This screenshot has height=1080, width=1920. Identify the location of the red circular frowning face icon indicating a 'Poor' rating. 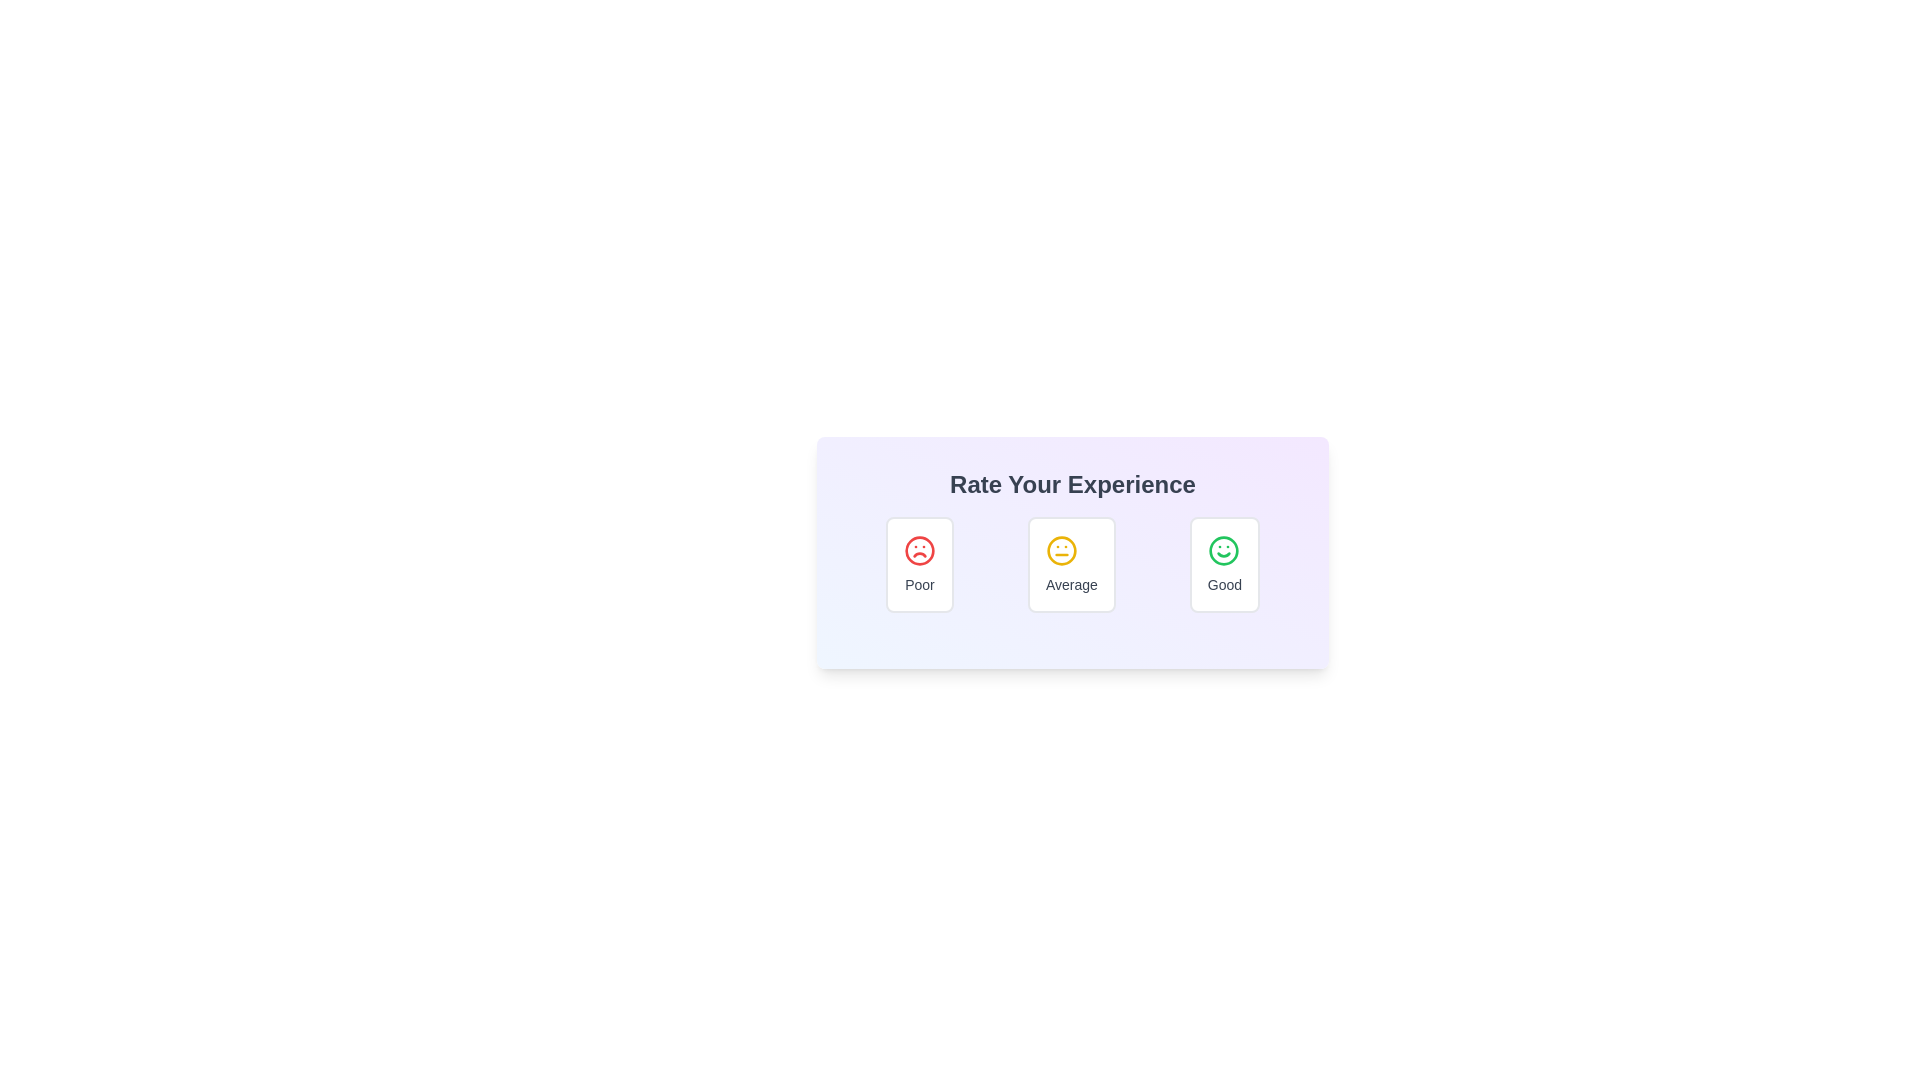
(919, 551).